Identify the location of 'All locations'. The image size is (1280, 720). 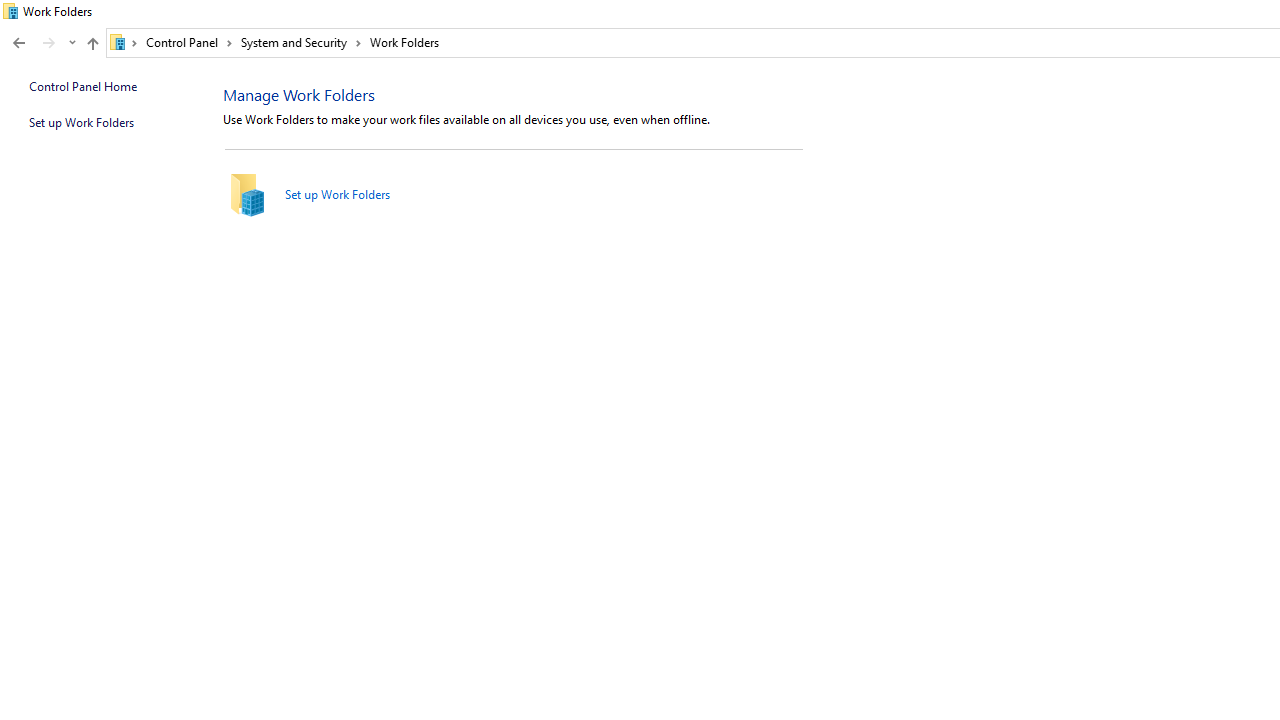
(123, 42).